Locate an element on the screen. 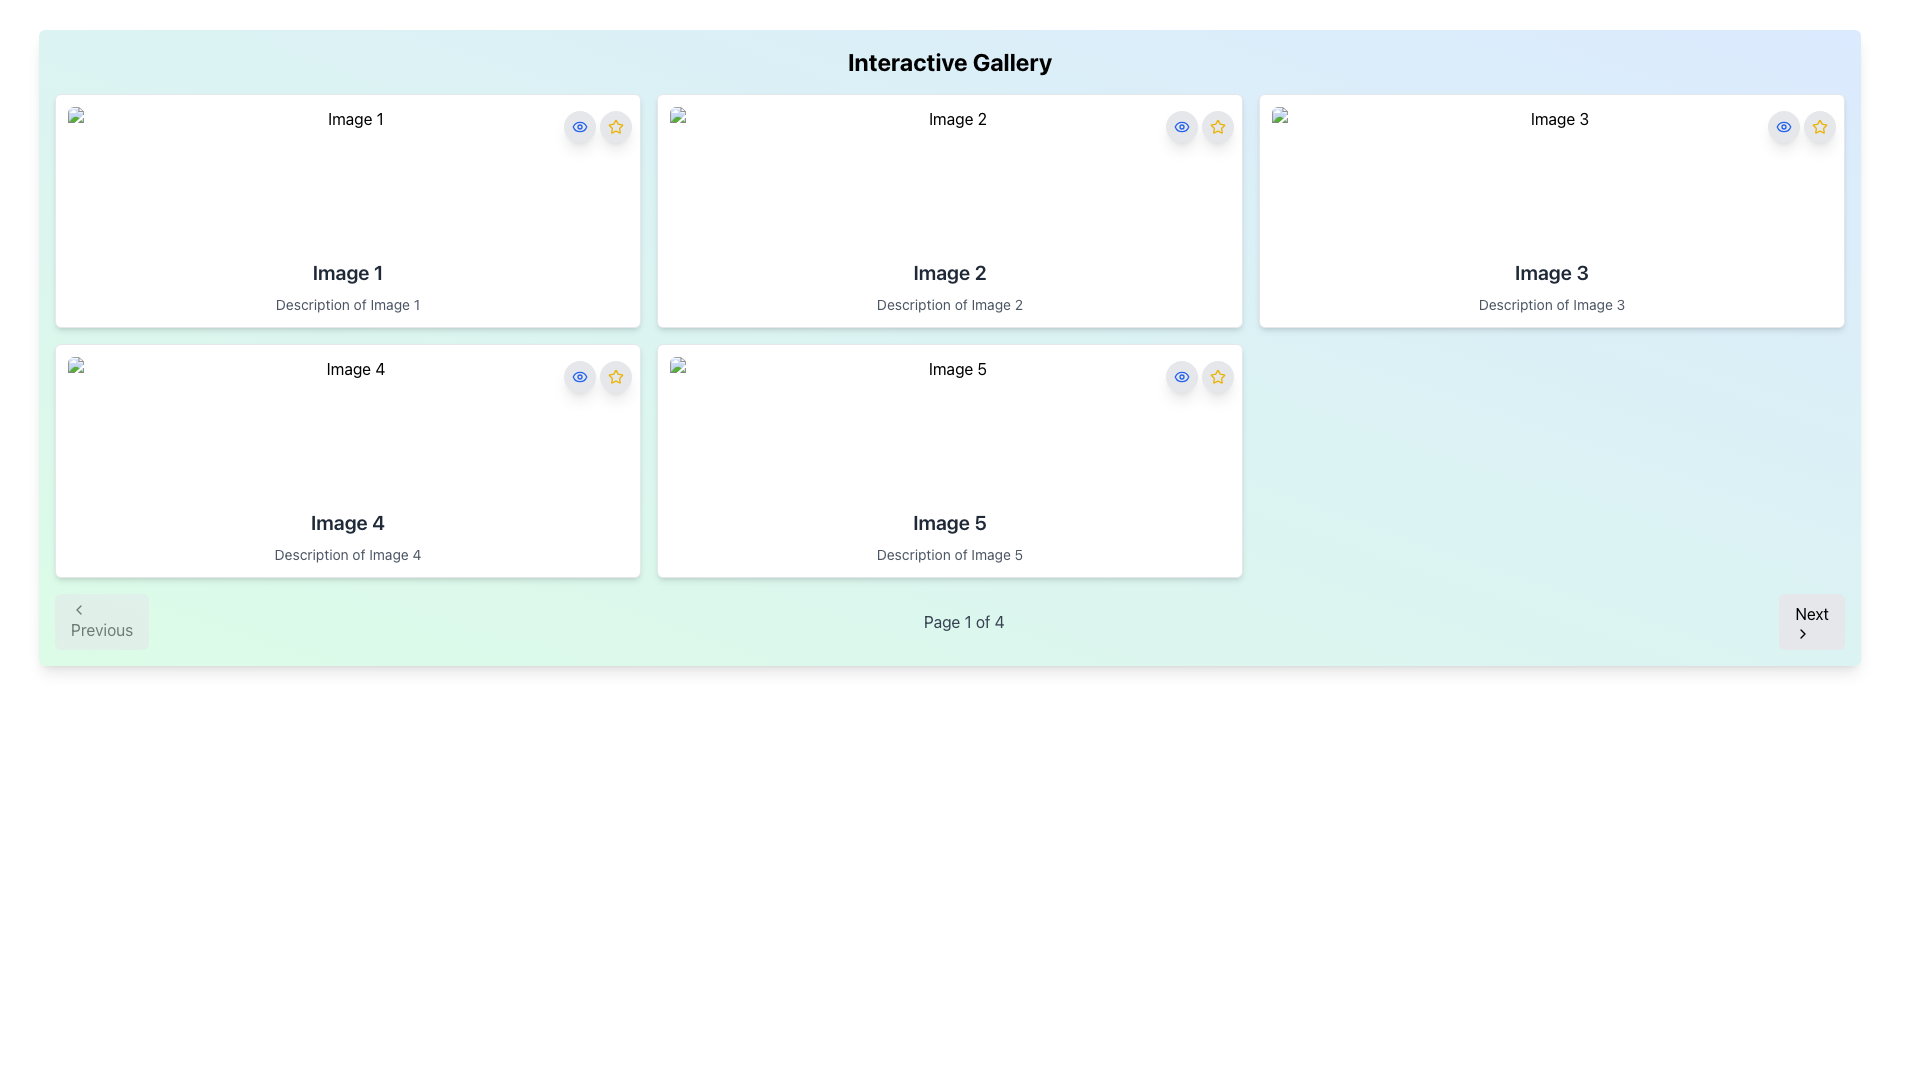  the star icon in the top right section of the card labeled 'Image 5' to mark it as a favorite is located at coordinates (1200, 377).